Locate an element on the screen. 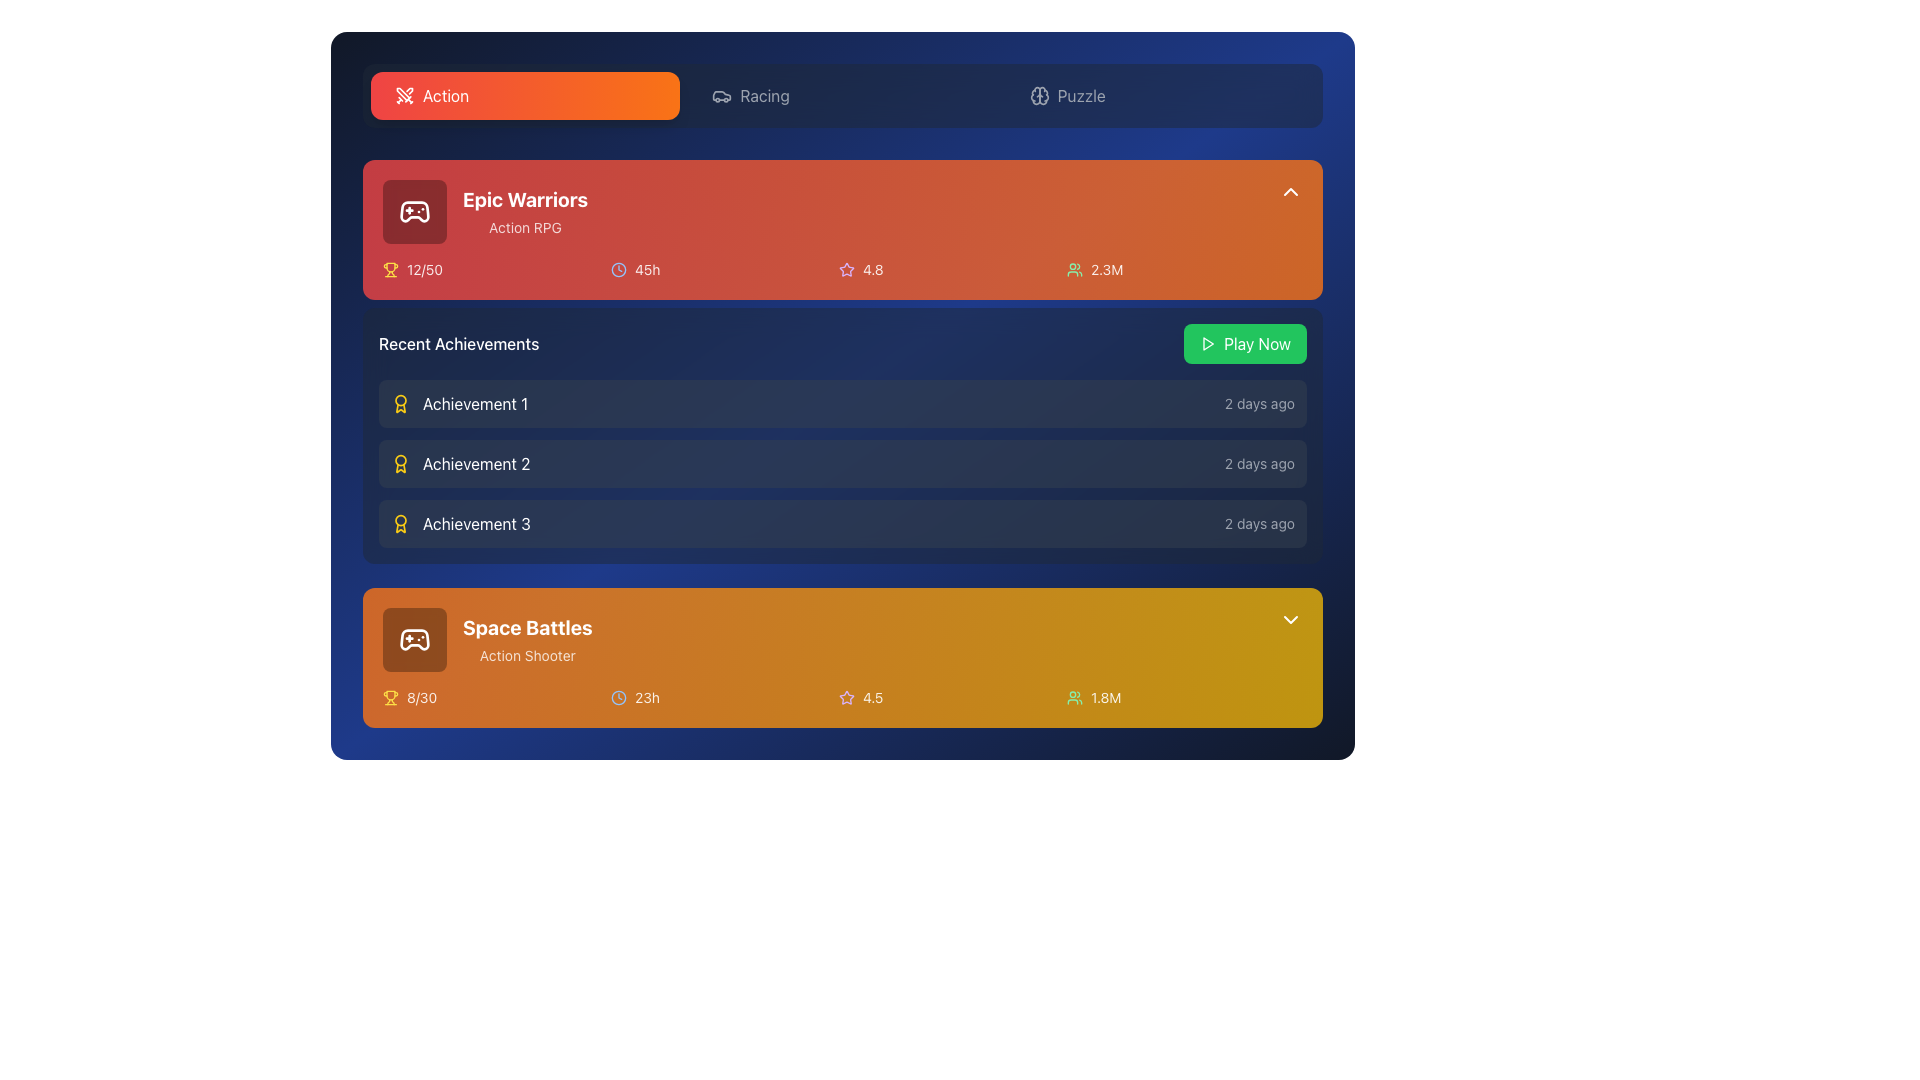 This screenshot has height=1080, width=1920. the list item containing the text 'Achievement 2' with a yellow award icon is located at coordinates (459, 463).